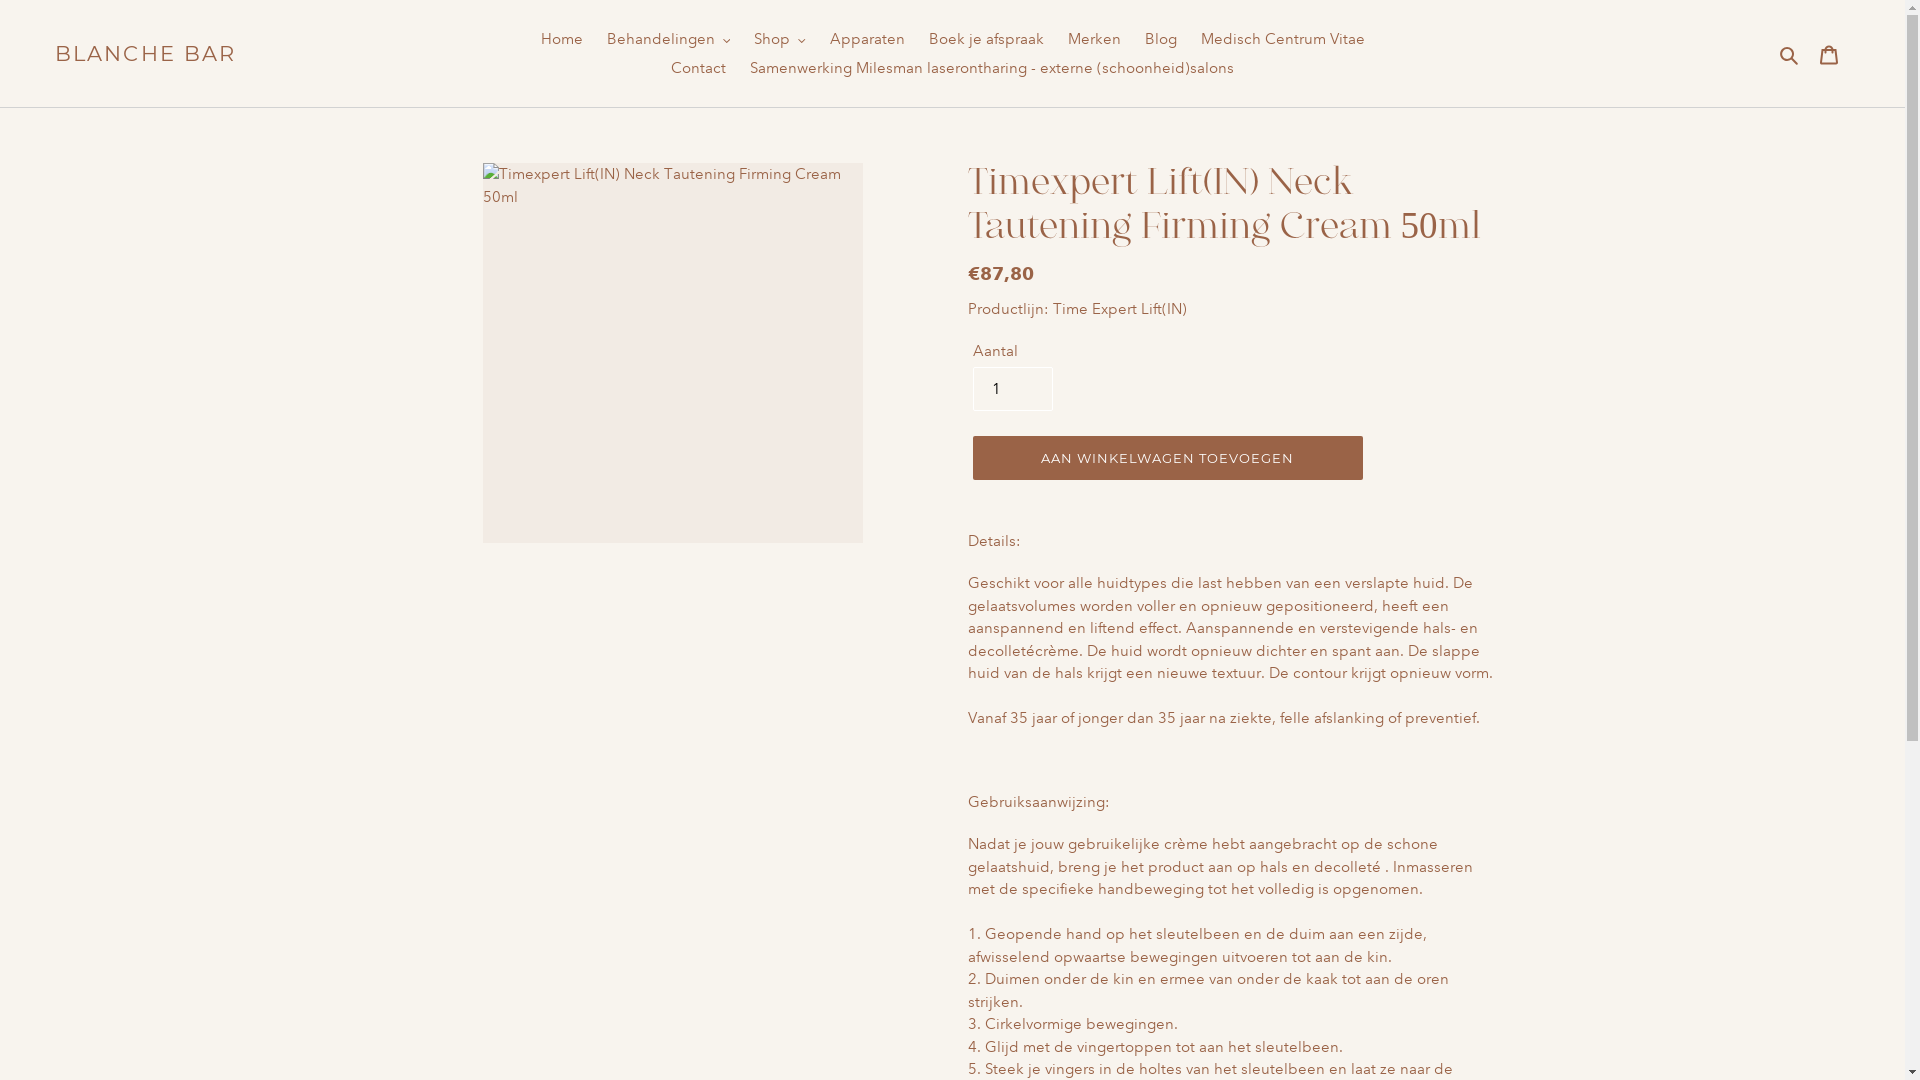 Image resolution: width=1920 pixels, height=1080 pixels. What do you see at coordinates (820, 39) in the screenshot?
I see `'Apparaten'` at bounding box center [820, 39].